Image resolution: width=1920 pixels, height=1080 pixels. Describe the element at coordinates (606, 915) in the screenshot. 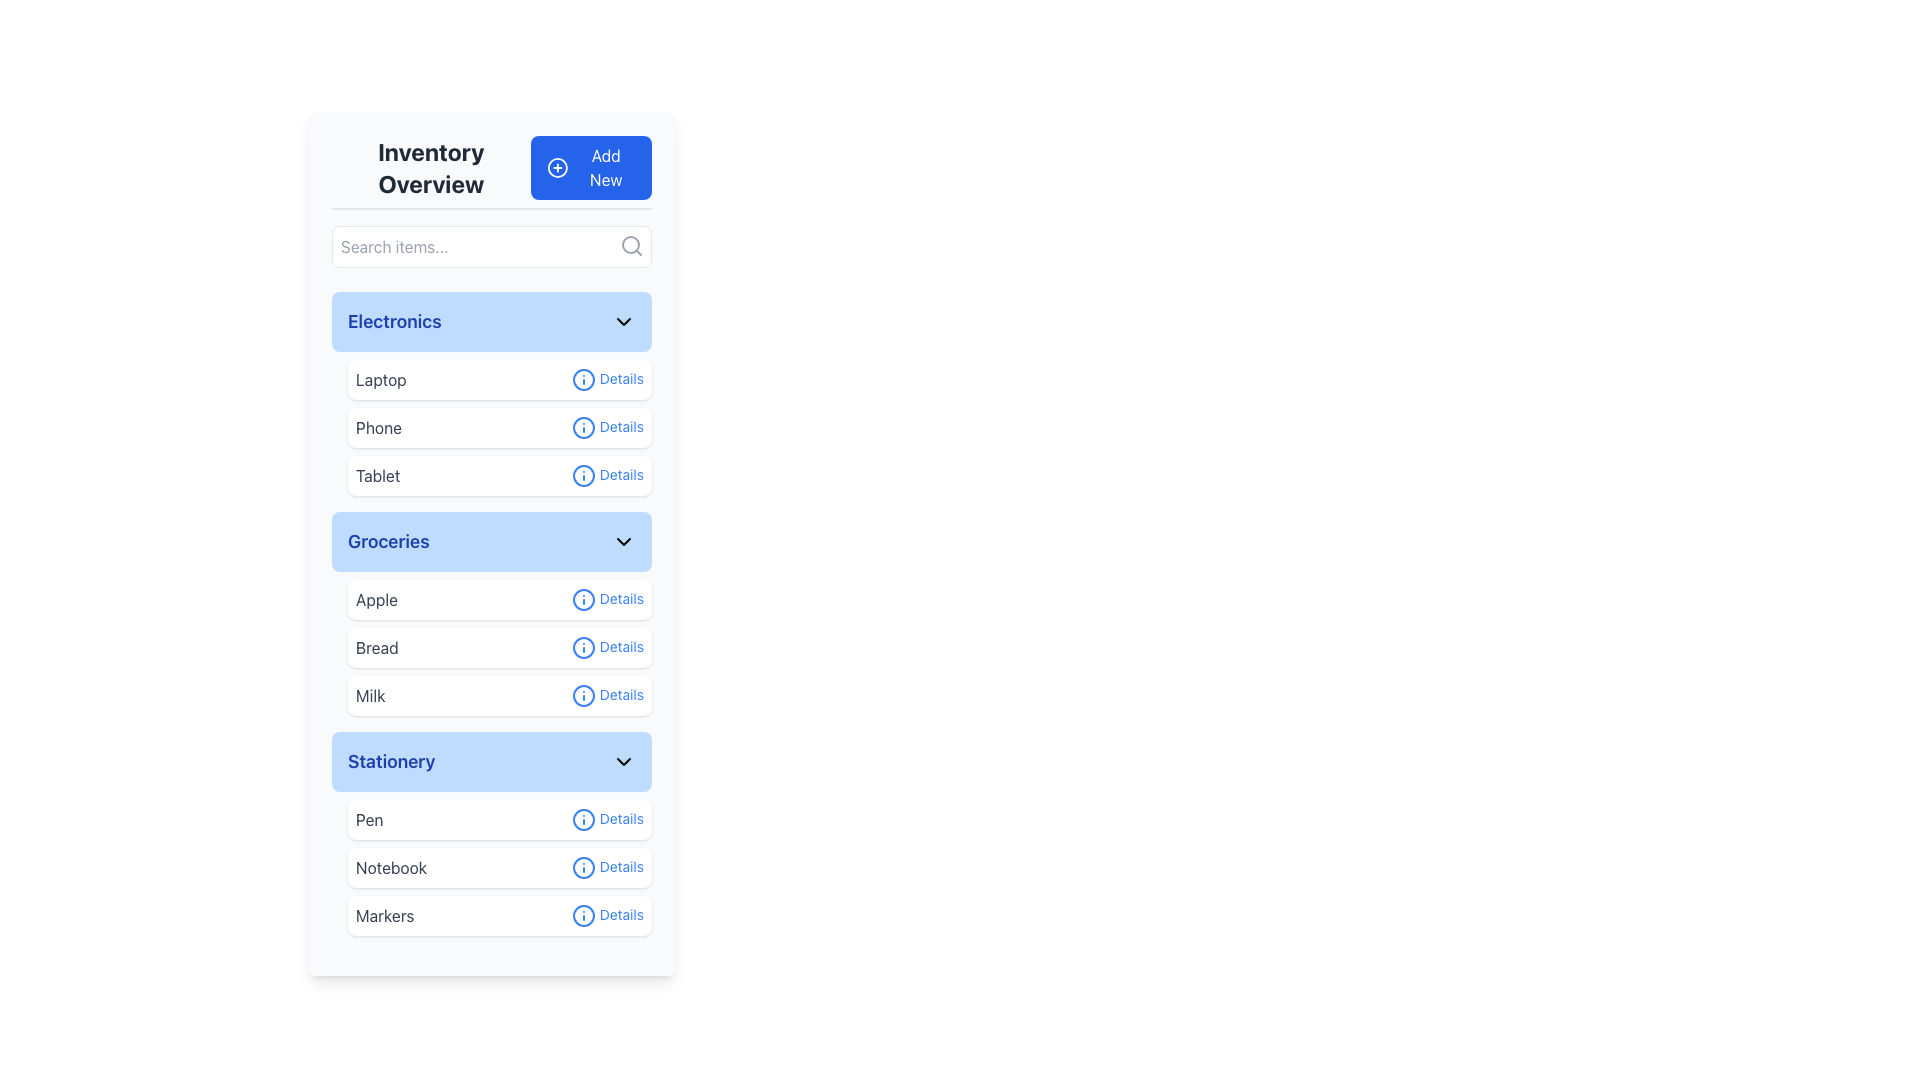

I see `the hyperlink with an adjacent icon located` at that location.